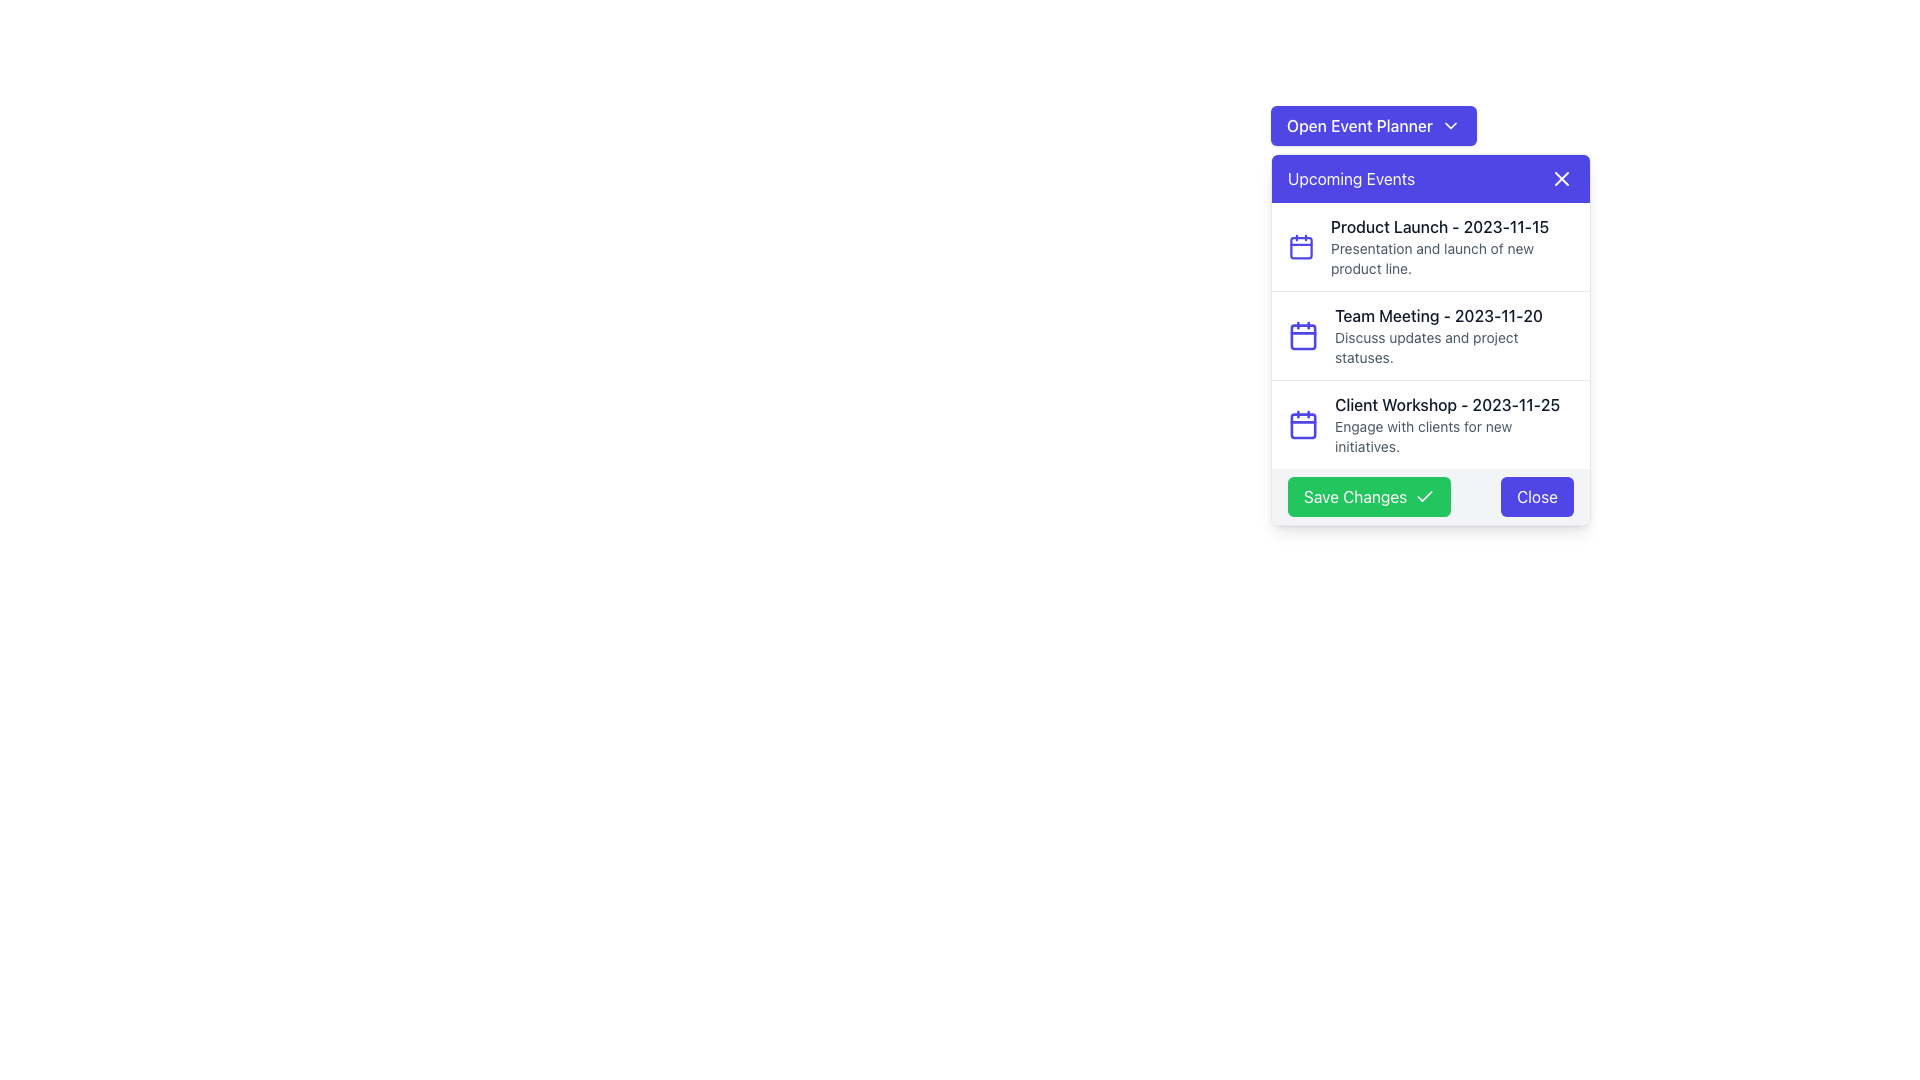 The height and width of the screenshot is (1080, 1920). What do you see at coordinates (1303, 334) in the screenshot?
I see `the calendar icon with an indigo rectangular frame located in the sidebar under 'Upcoming Events', specifically in the second row next to the text 'Team Meeting - 2023-11-20 Discuss updates and project statuses.'` at bounding box center [1303, 334].